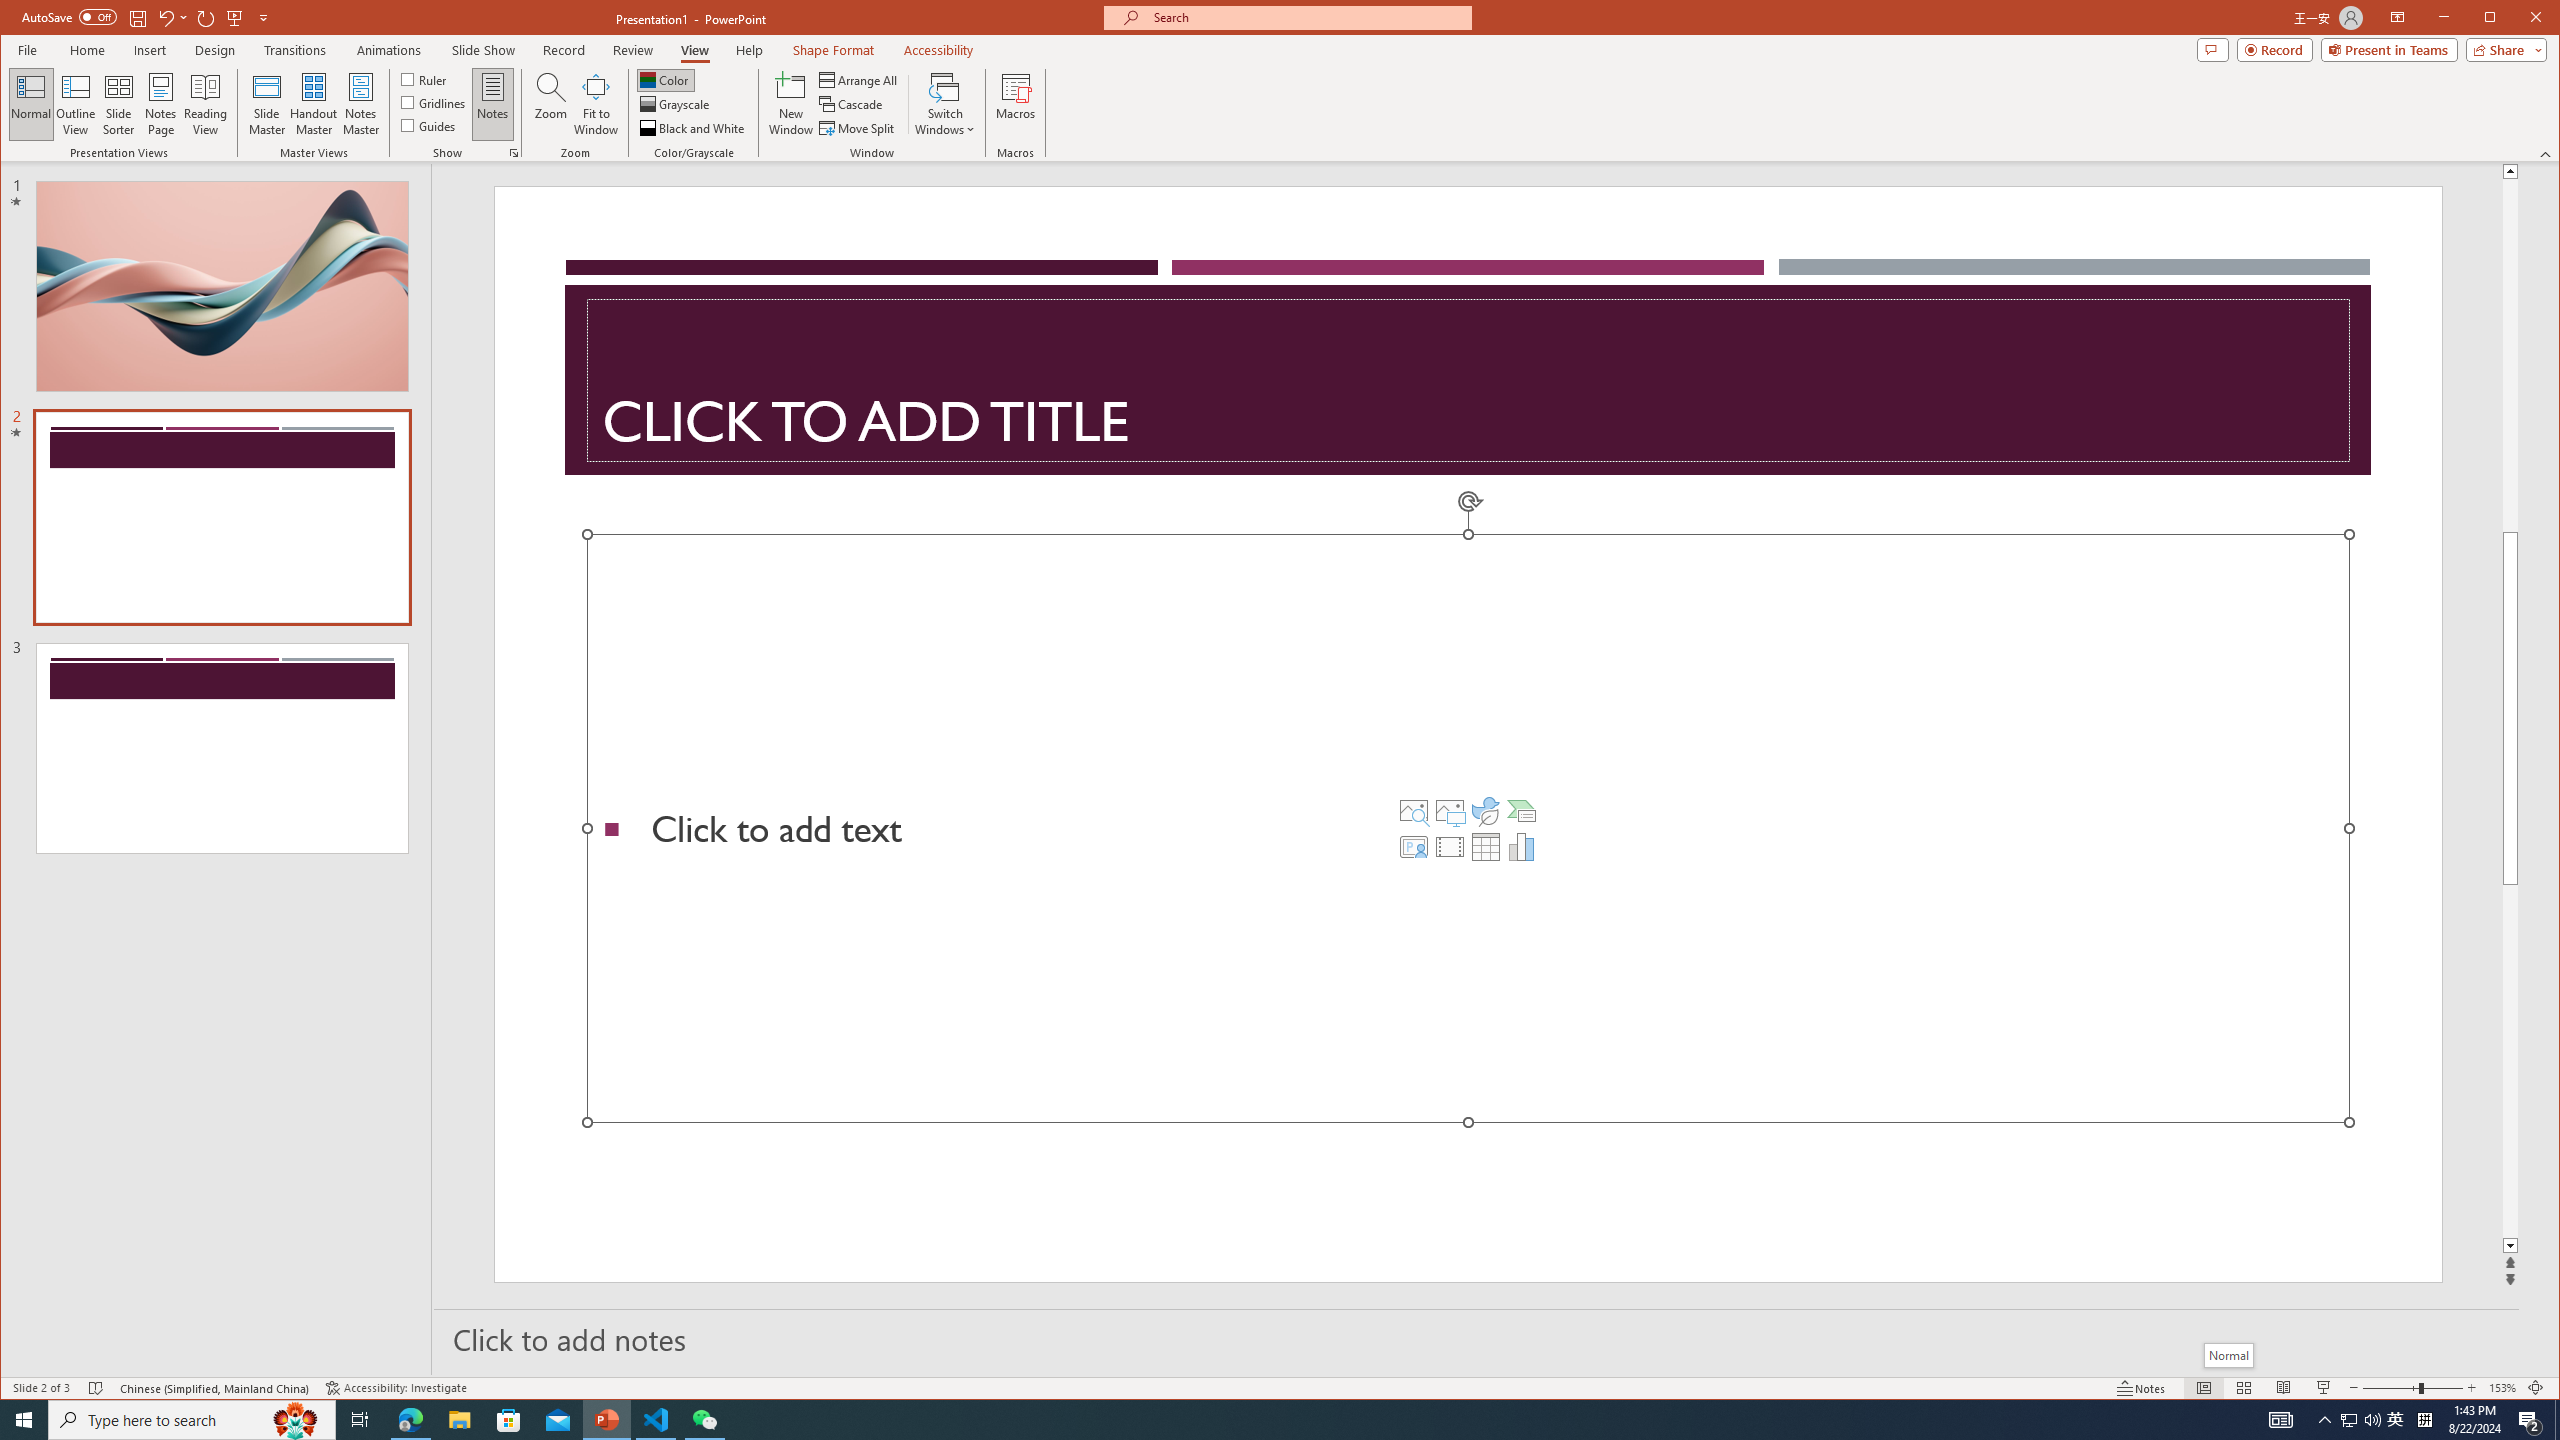 This screenshot has width=2560, height=1440. What do you see at coordinates (423, 78) in the screenshot?
I see `'Ruler'` at bounding box center [423, 78].